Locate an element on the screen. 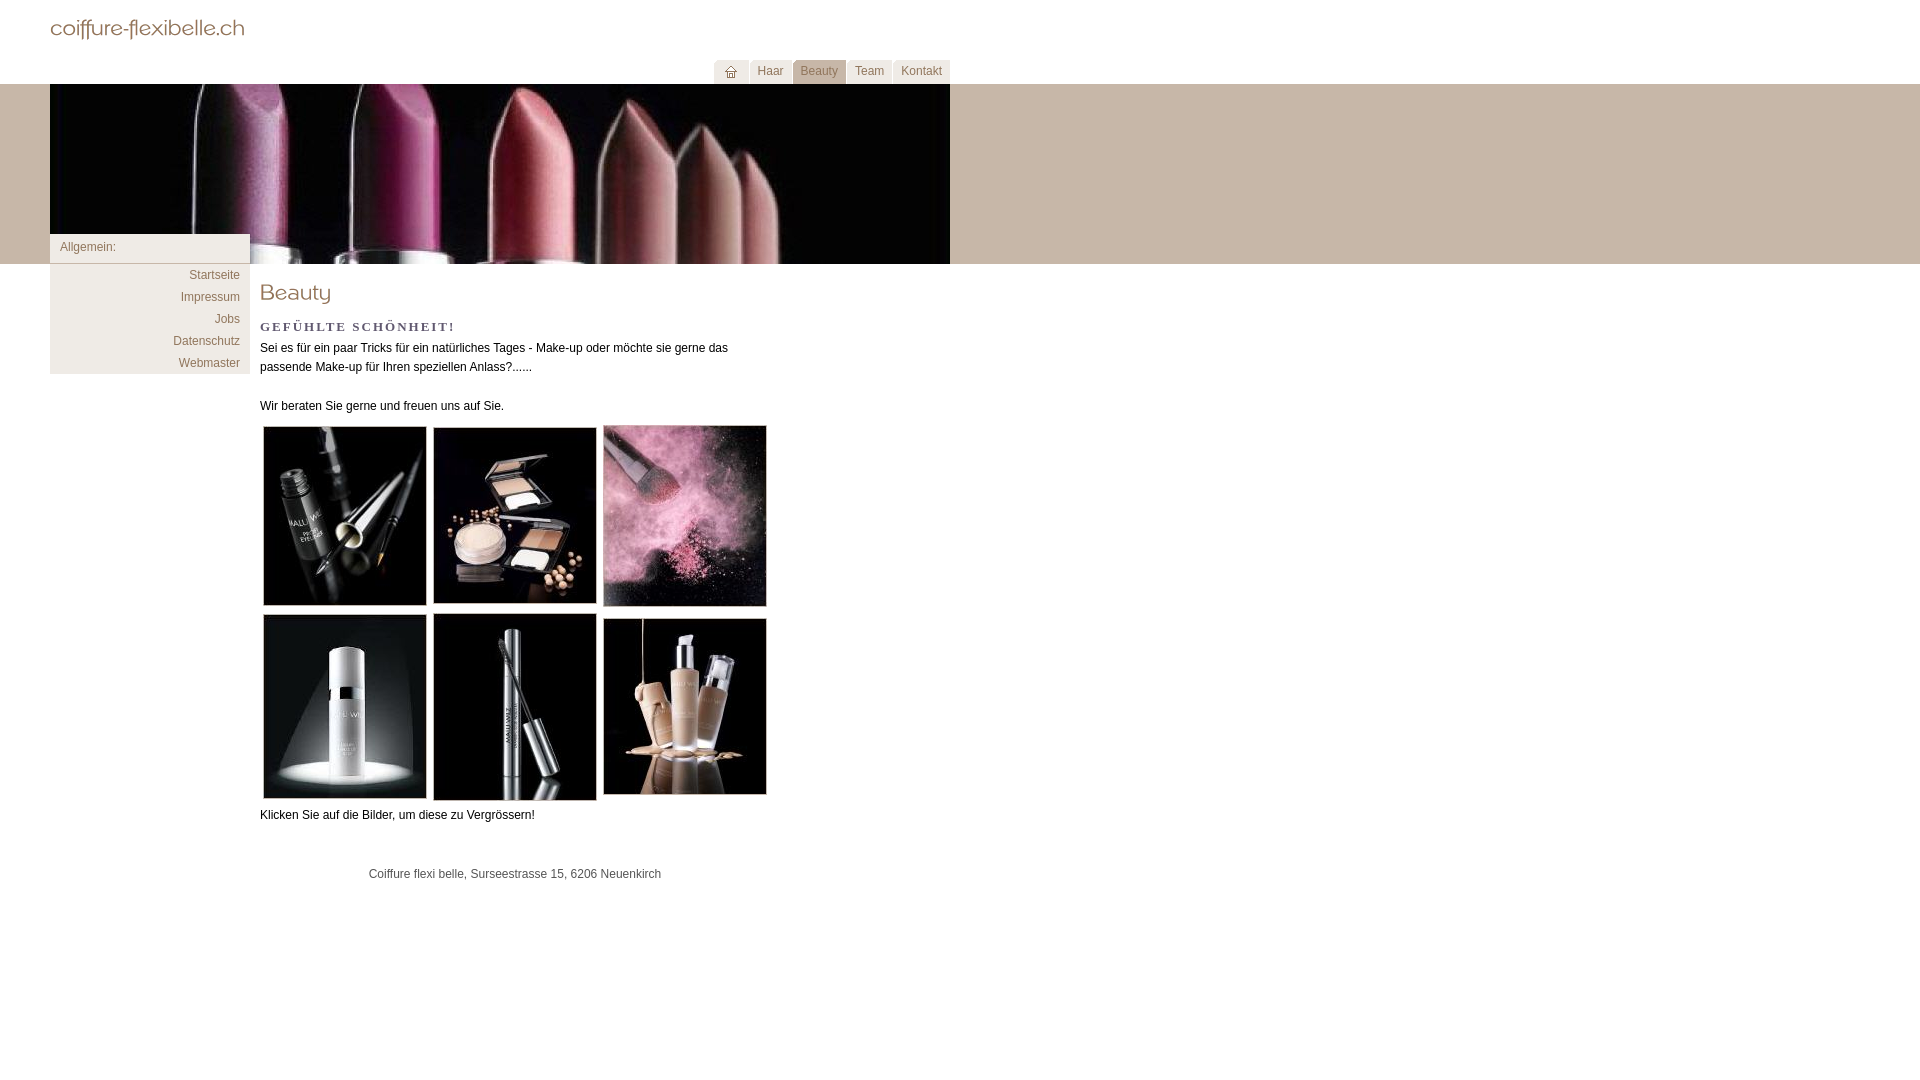 The height and width of the screenshot is (1080, 1920). 'Kontakt' is located at coordinates (920, 72).